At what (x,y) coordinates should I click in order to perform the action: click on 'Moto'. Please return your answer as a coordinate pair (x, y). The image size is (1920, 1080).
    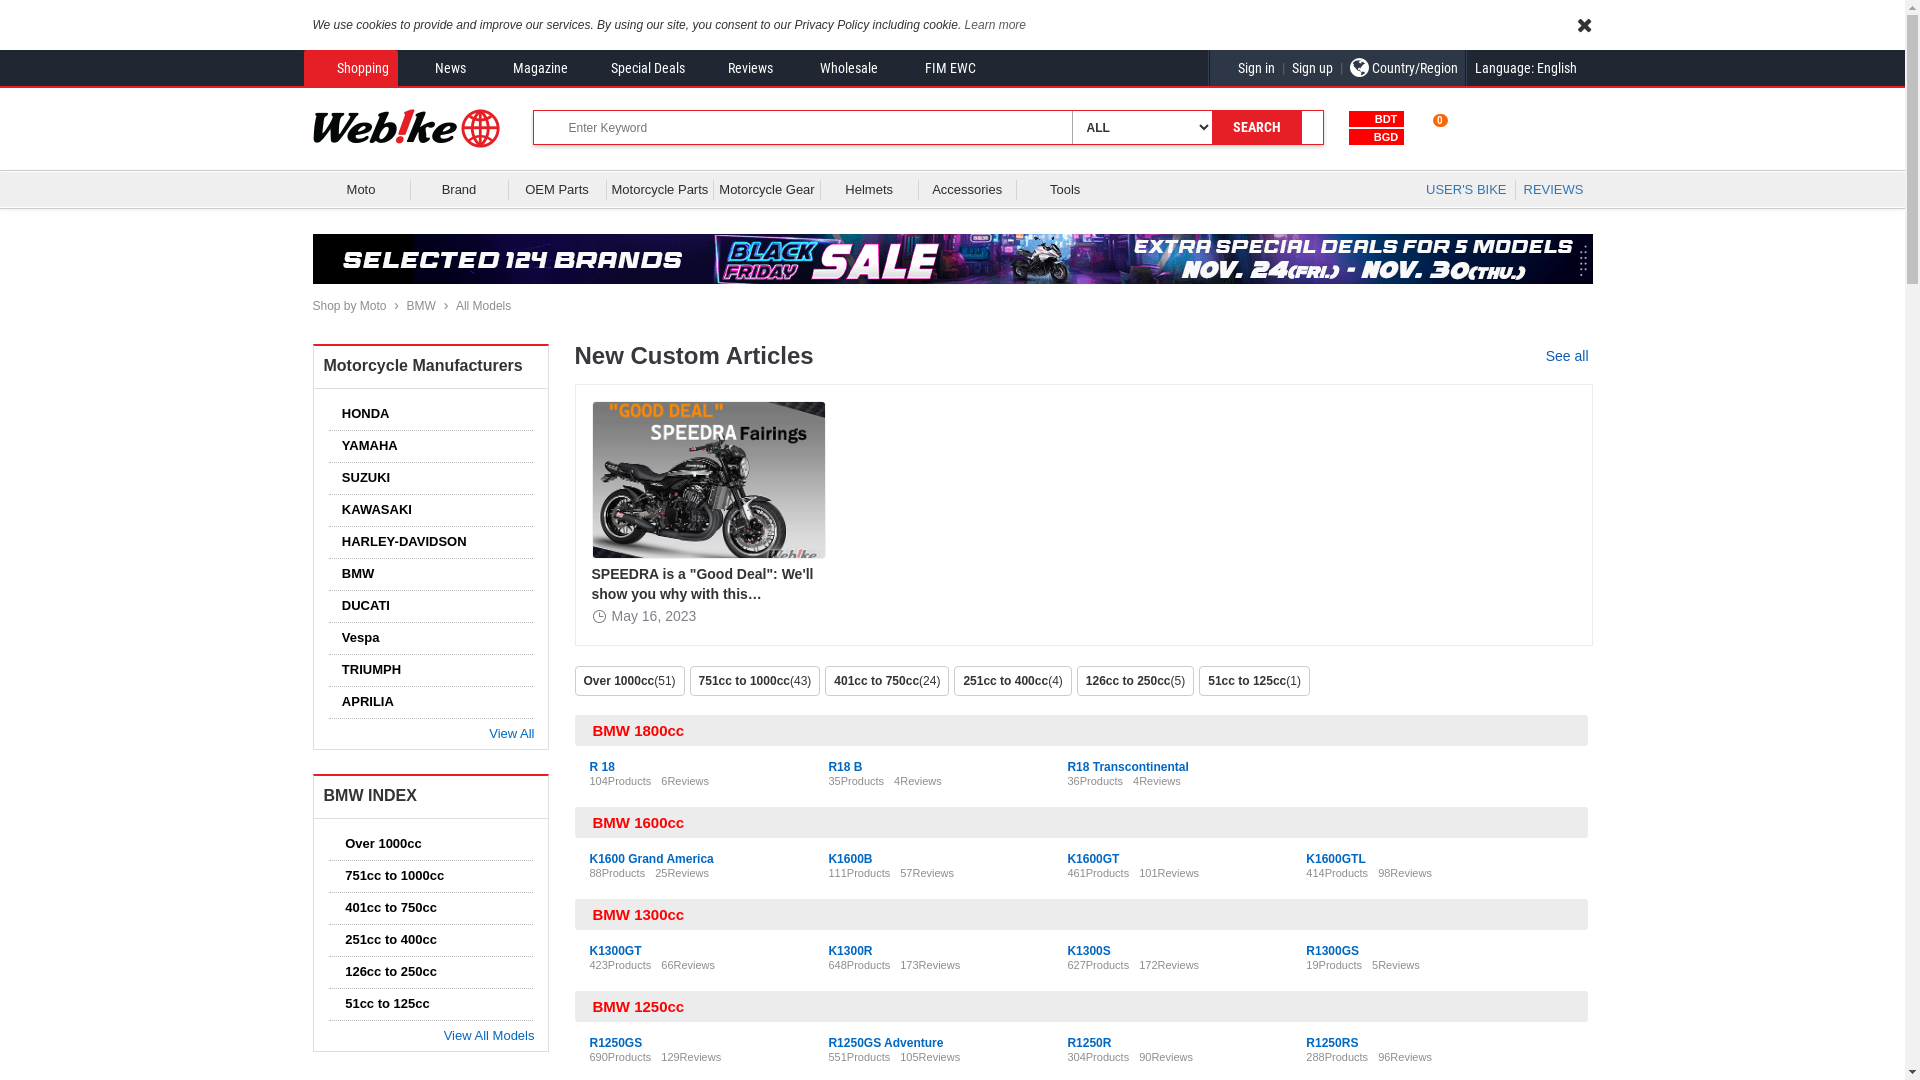
    Looking at the image, I should click on (361, 189).